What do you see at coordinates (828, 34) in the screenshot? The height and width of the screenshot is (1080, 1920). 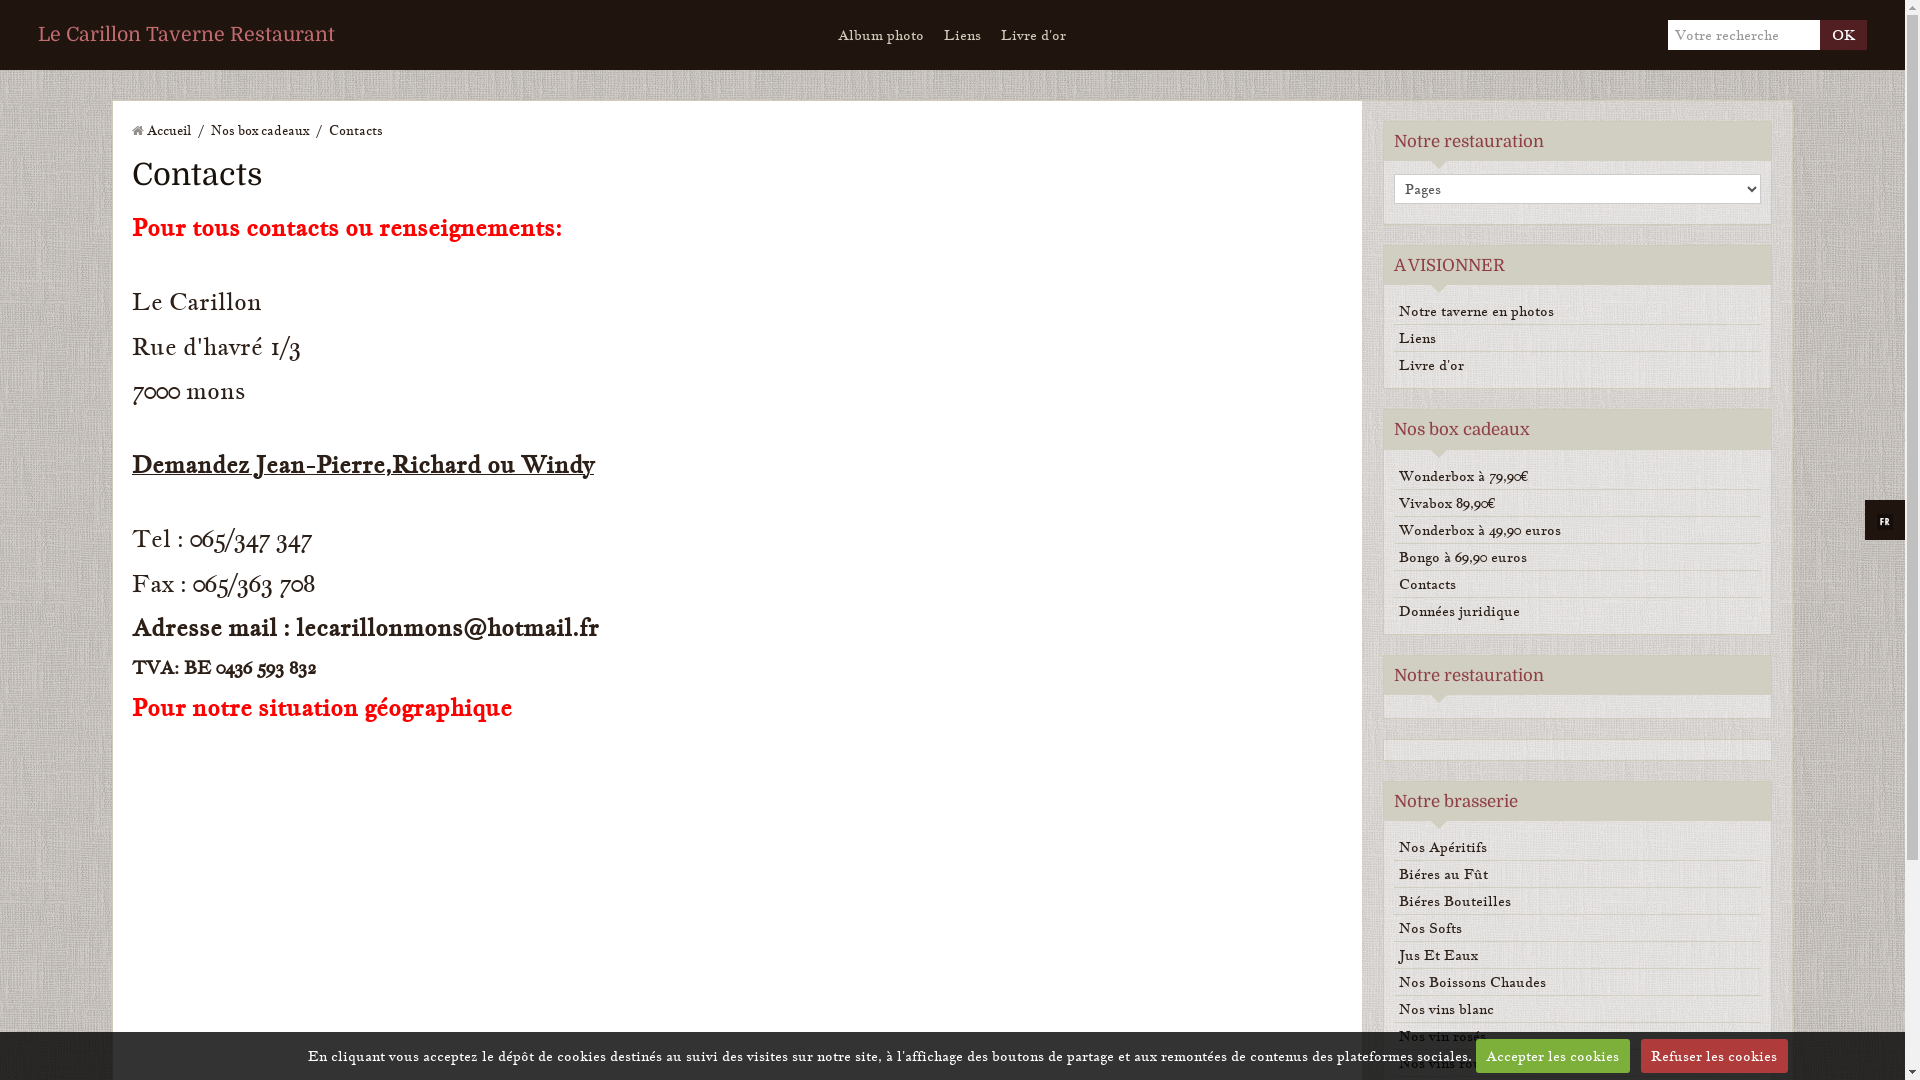 I see `'Album photo'` at bounding box center [828, 34].